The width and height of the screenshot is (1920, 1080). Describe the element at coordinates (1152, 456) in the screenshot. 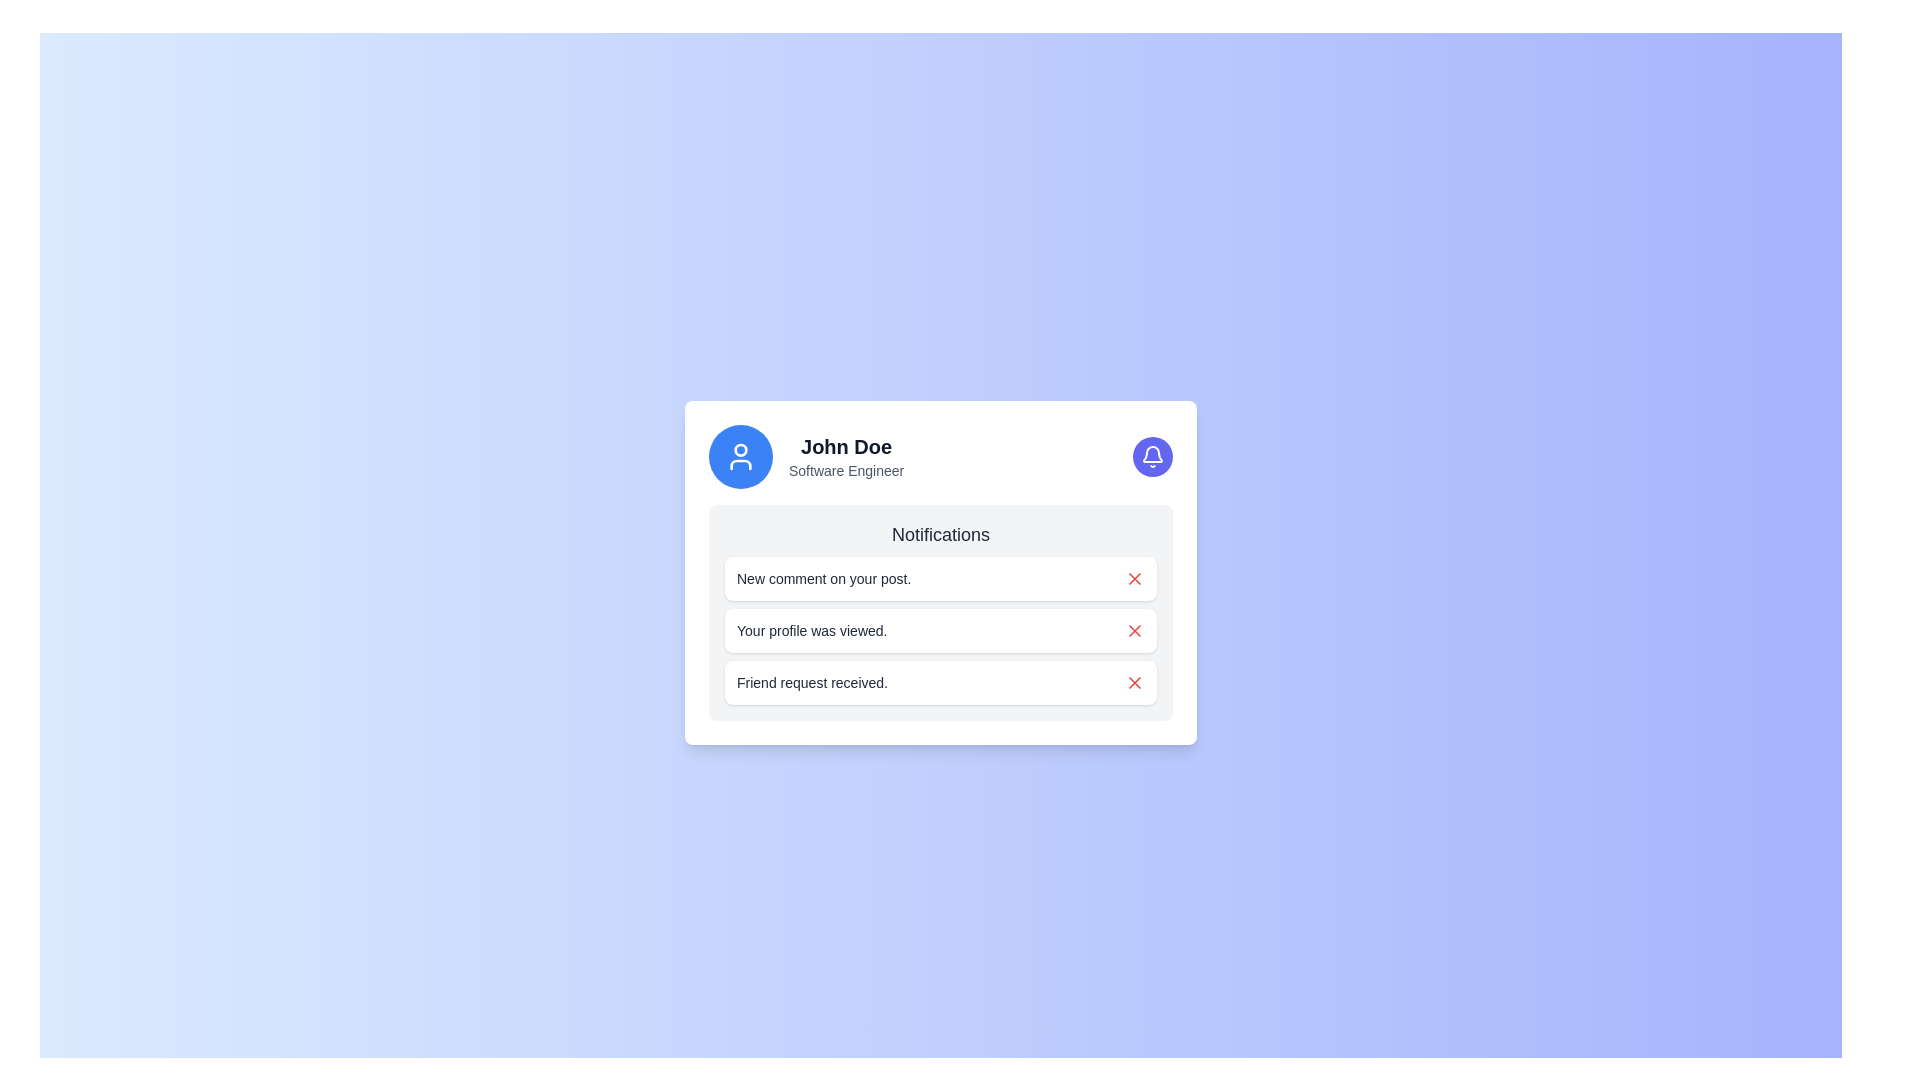

I see `the circular button with an indigo background and white bell icon` at that location.